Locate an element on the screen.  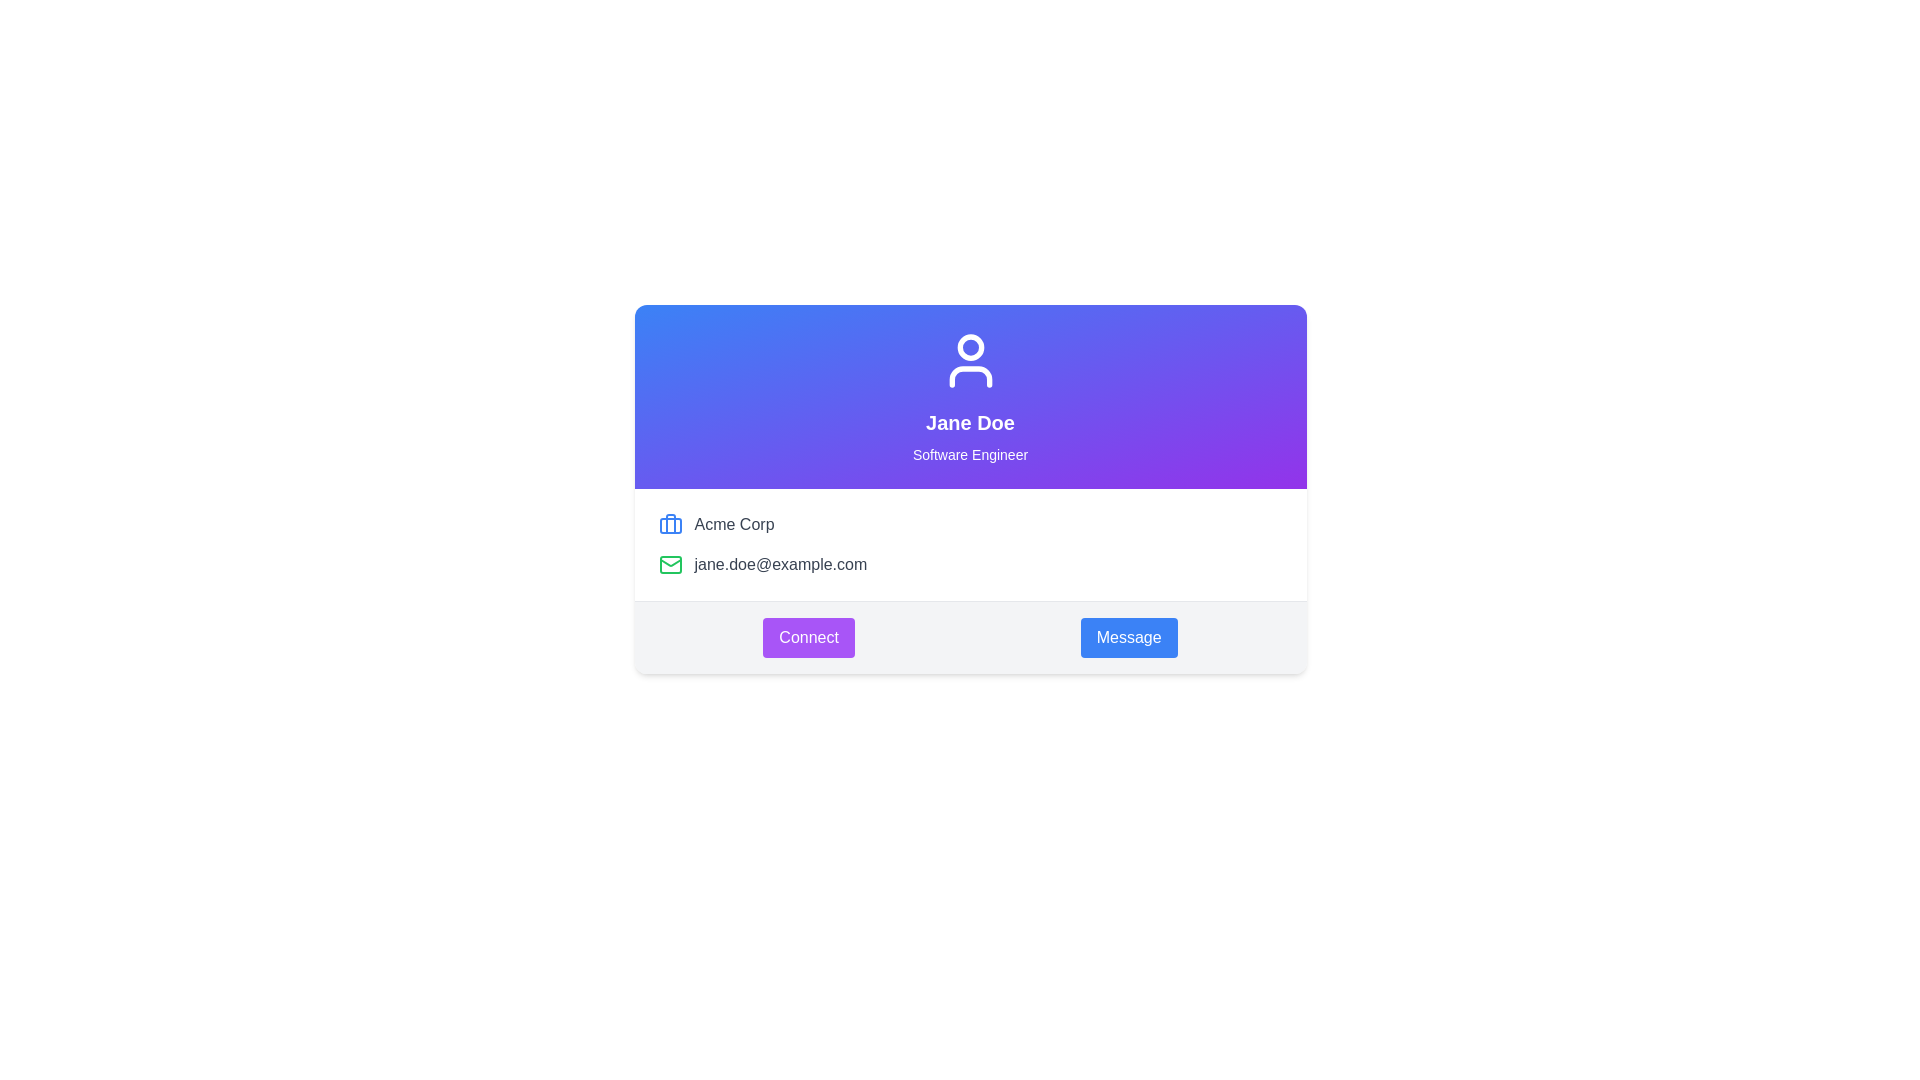
the 'Connect' button with a purple background and white text at the bottom left corner of the section is located at coordinates (809, 637).